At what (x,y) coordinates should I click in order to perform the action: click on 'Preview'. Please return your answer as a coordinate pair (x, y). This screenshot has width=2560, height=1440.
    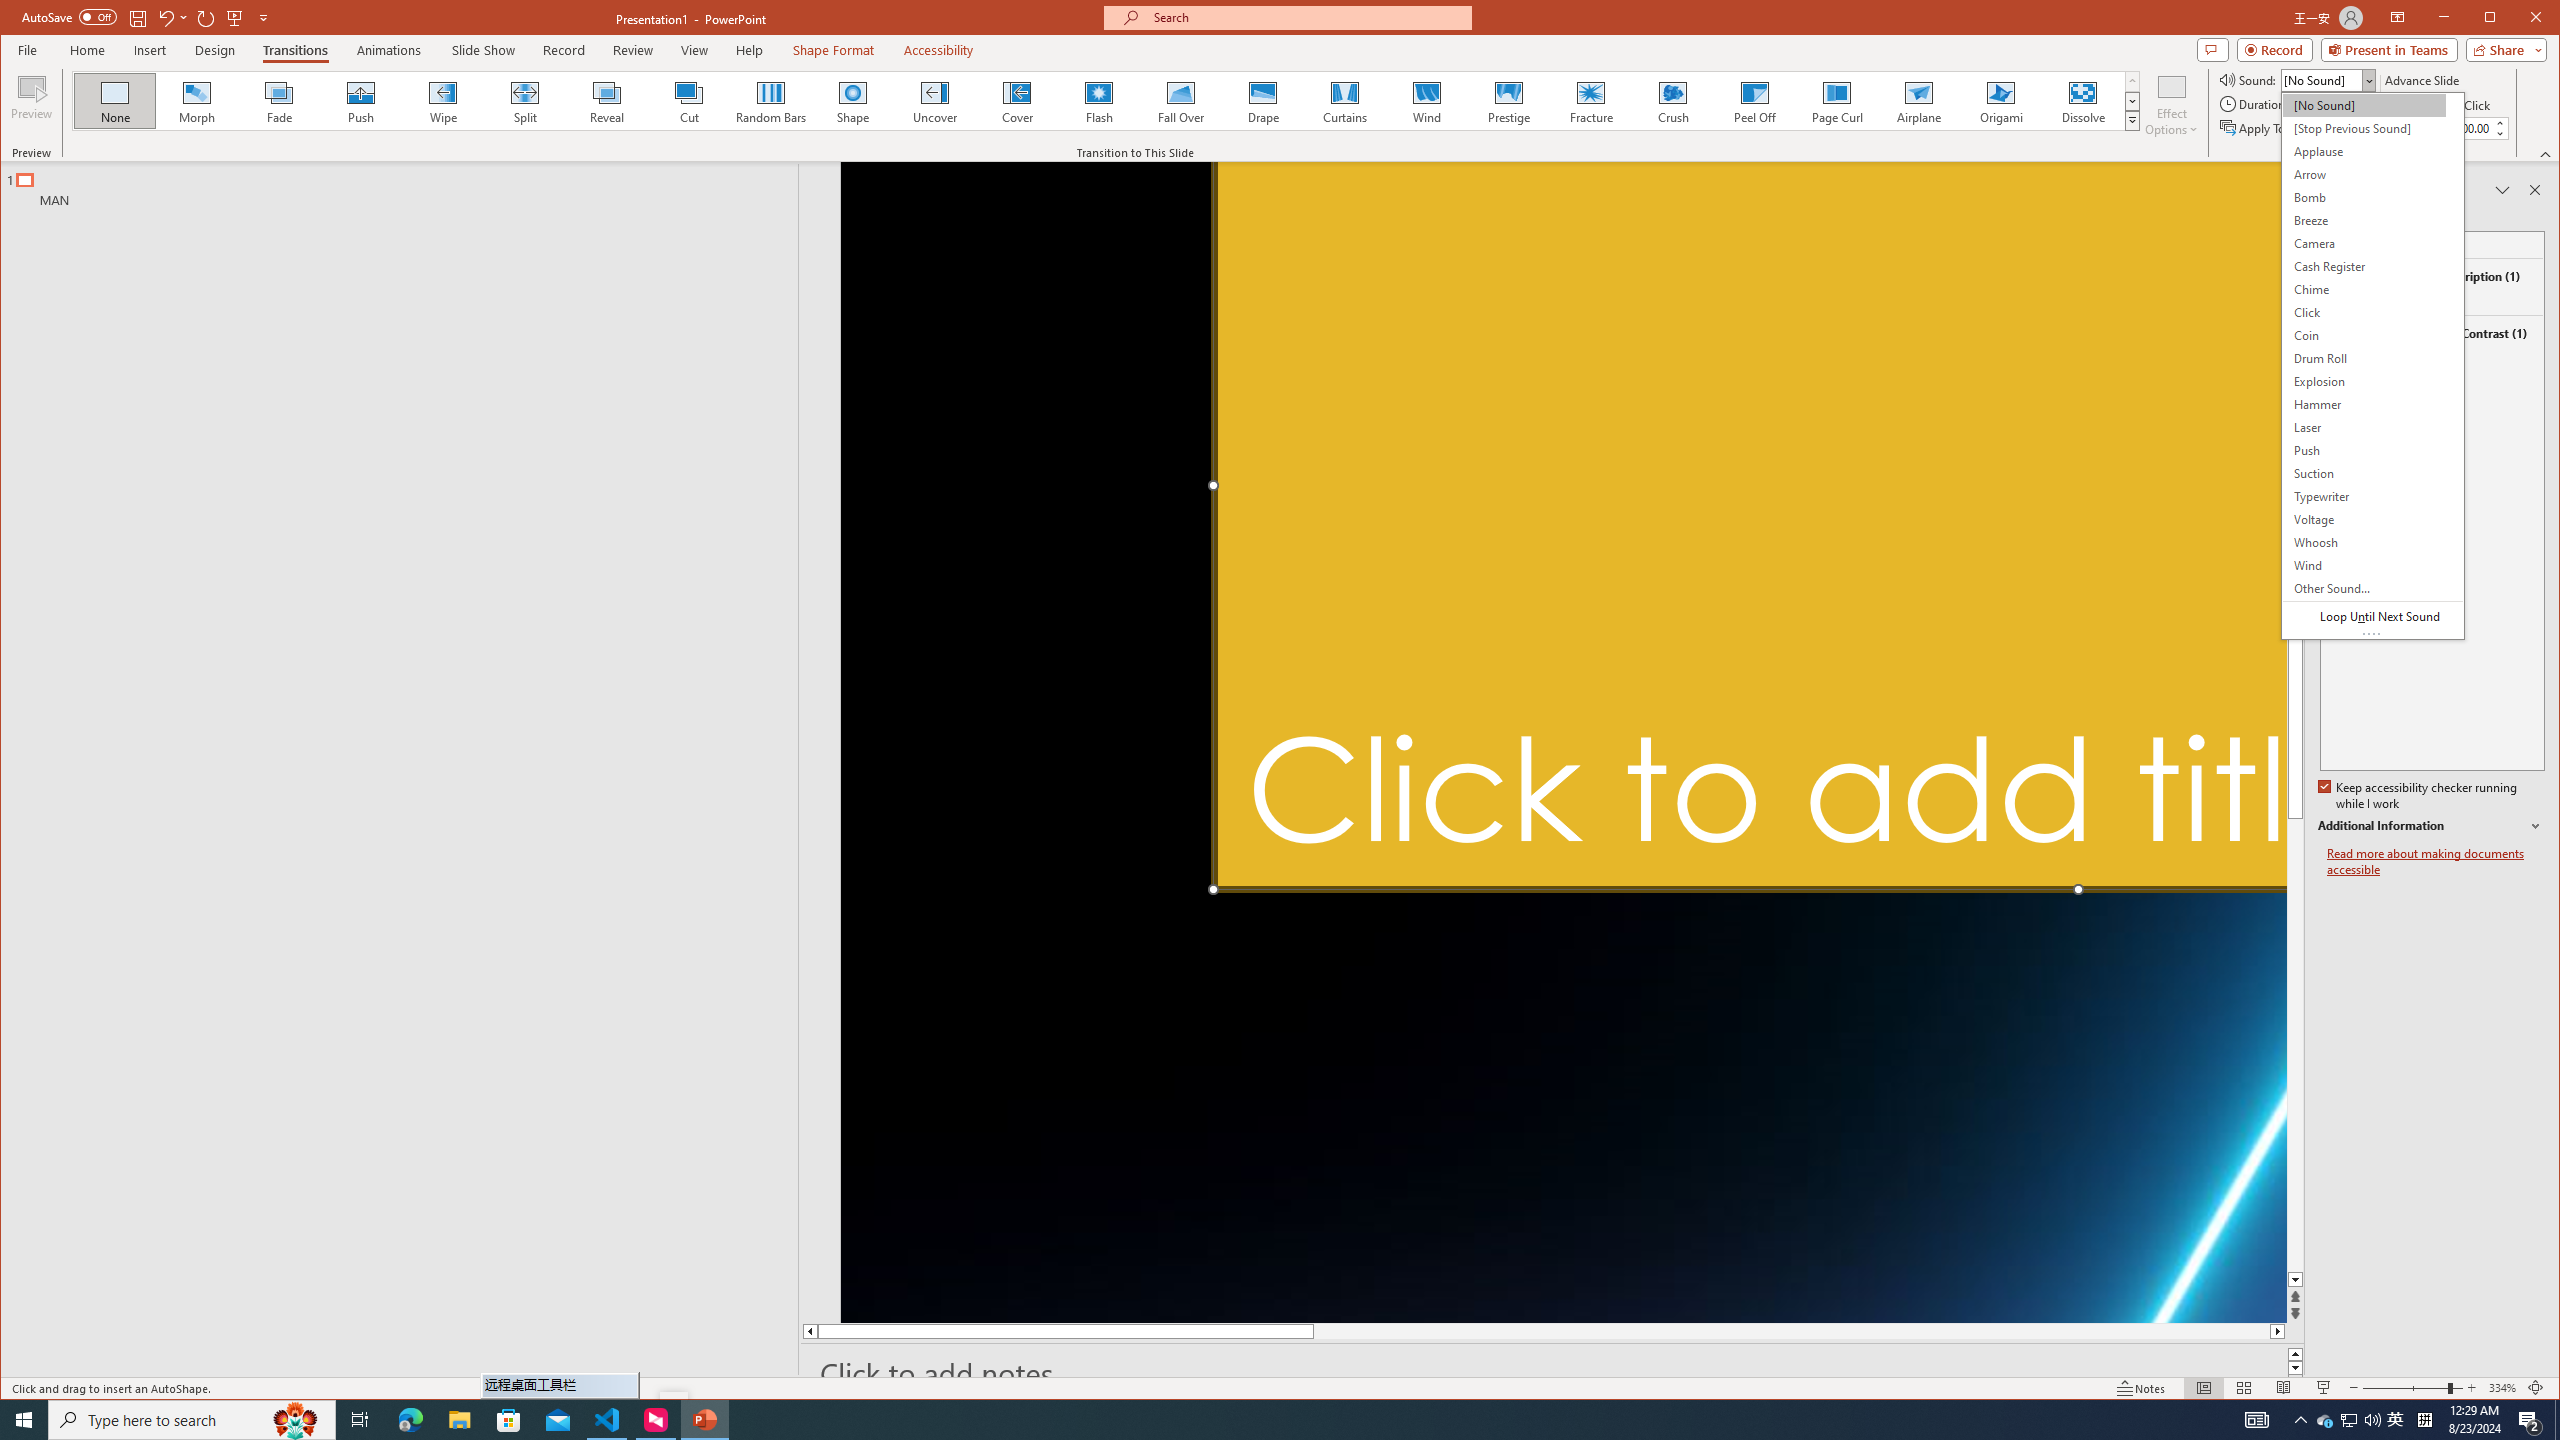
    Looking at the image, I should click on (32, 103).